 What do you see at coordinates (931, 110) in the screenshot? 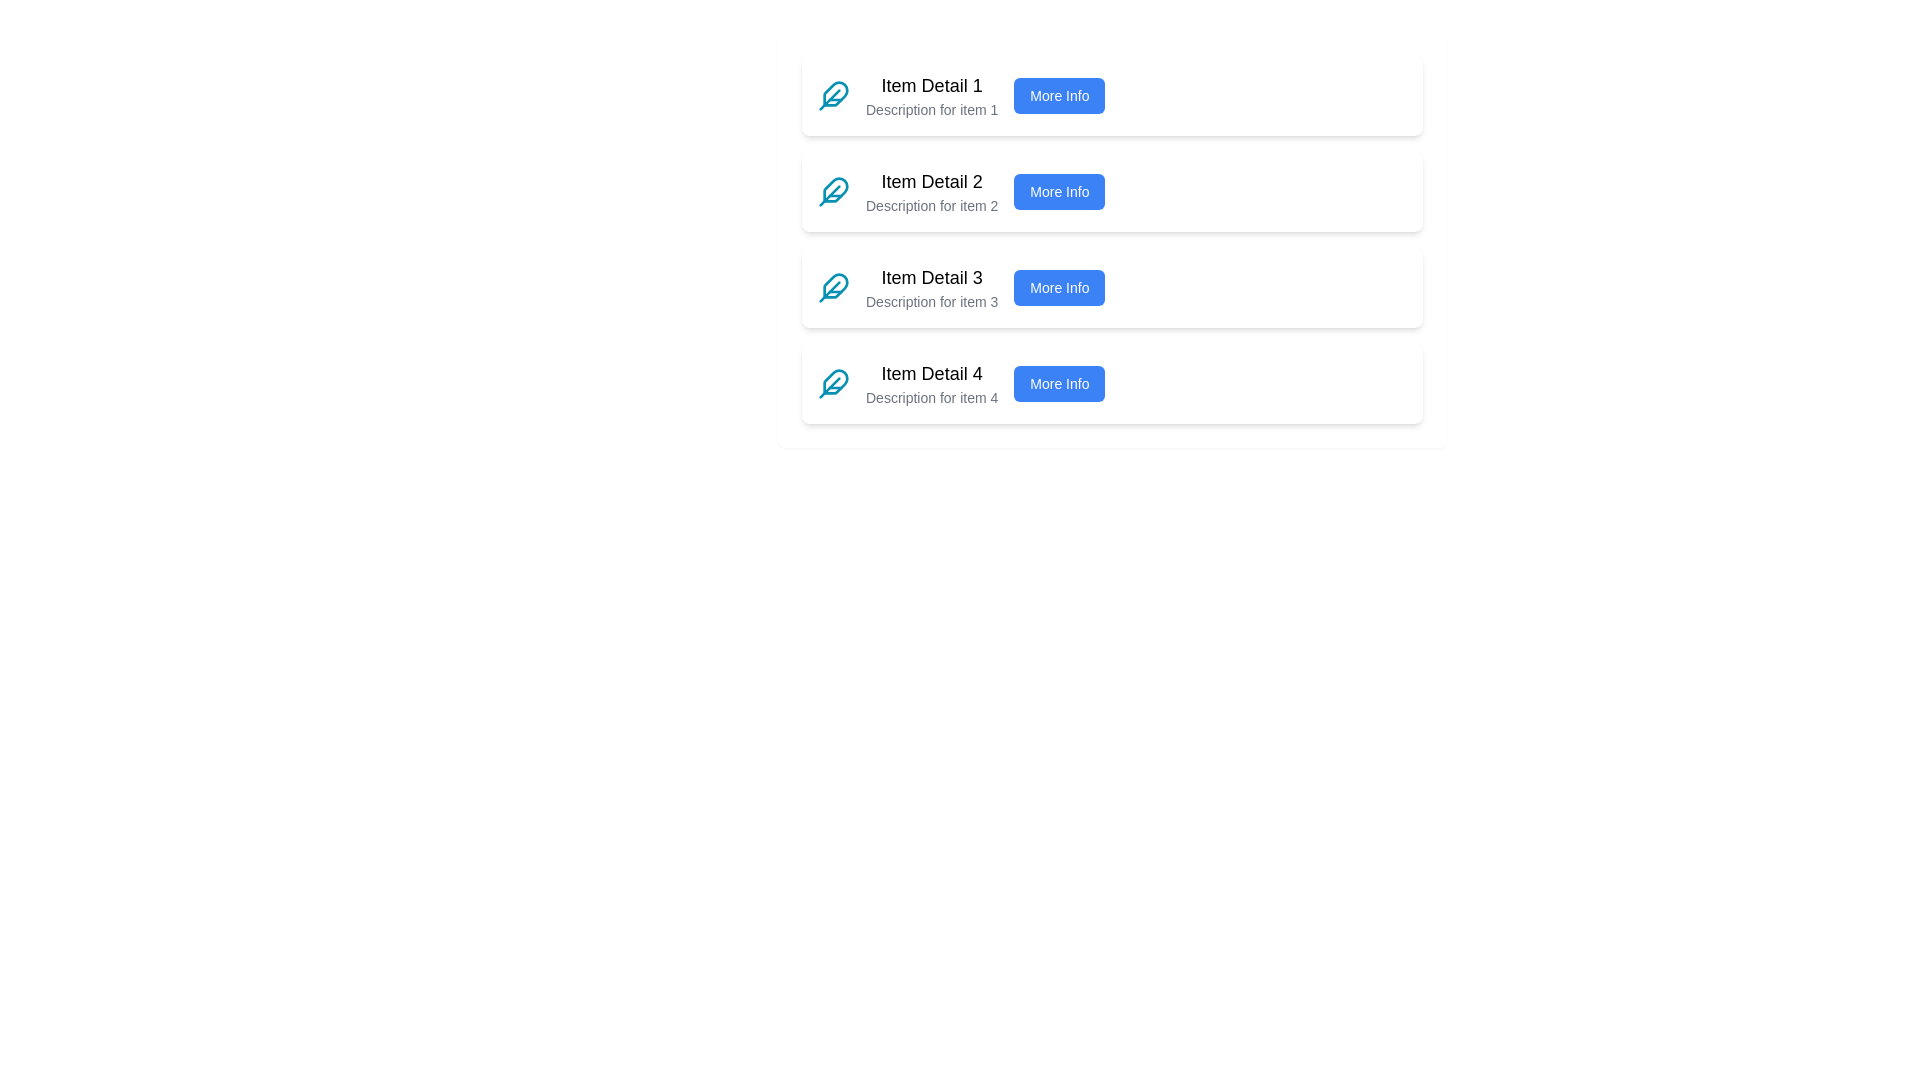
I see `descriptive text label that says 'Description for item 1', located below the heading 'Item Detail 1' in the first item card of the vertical list` at bounding box center [931, 110].